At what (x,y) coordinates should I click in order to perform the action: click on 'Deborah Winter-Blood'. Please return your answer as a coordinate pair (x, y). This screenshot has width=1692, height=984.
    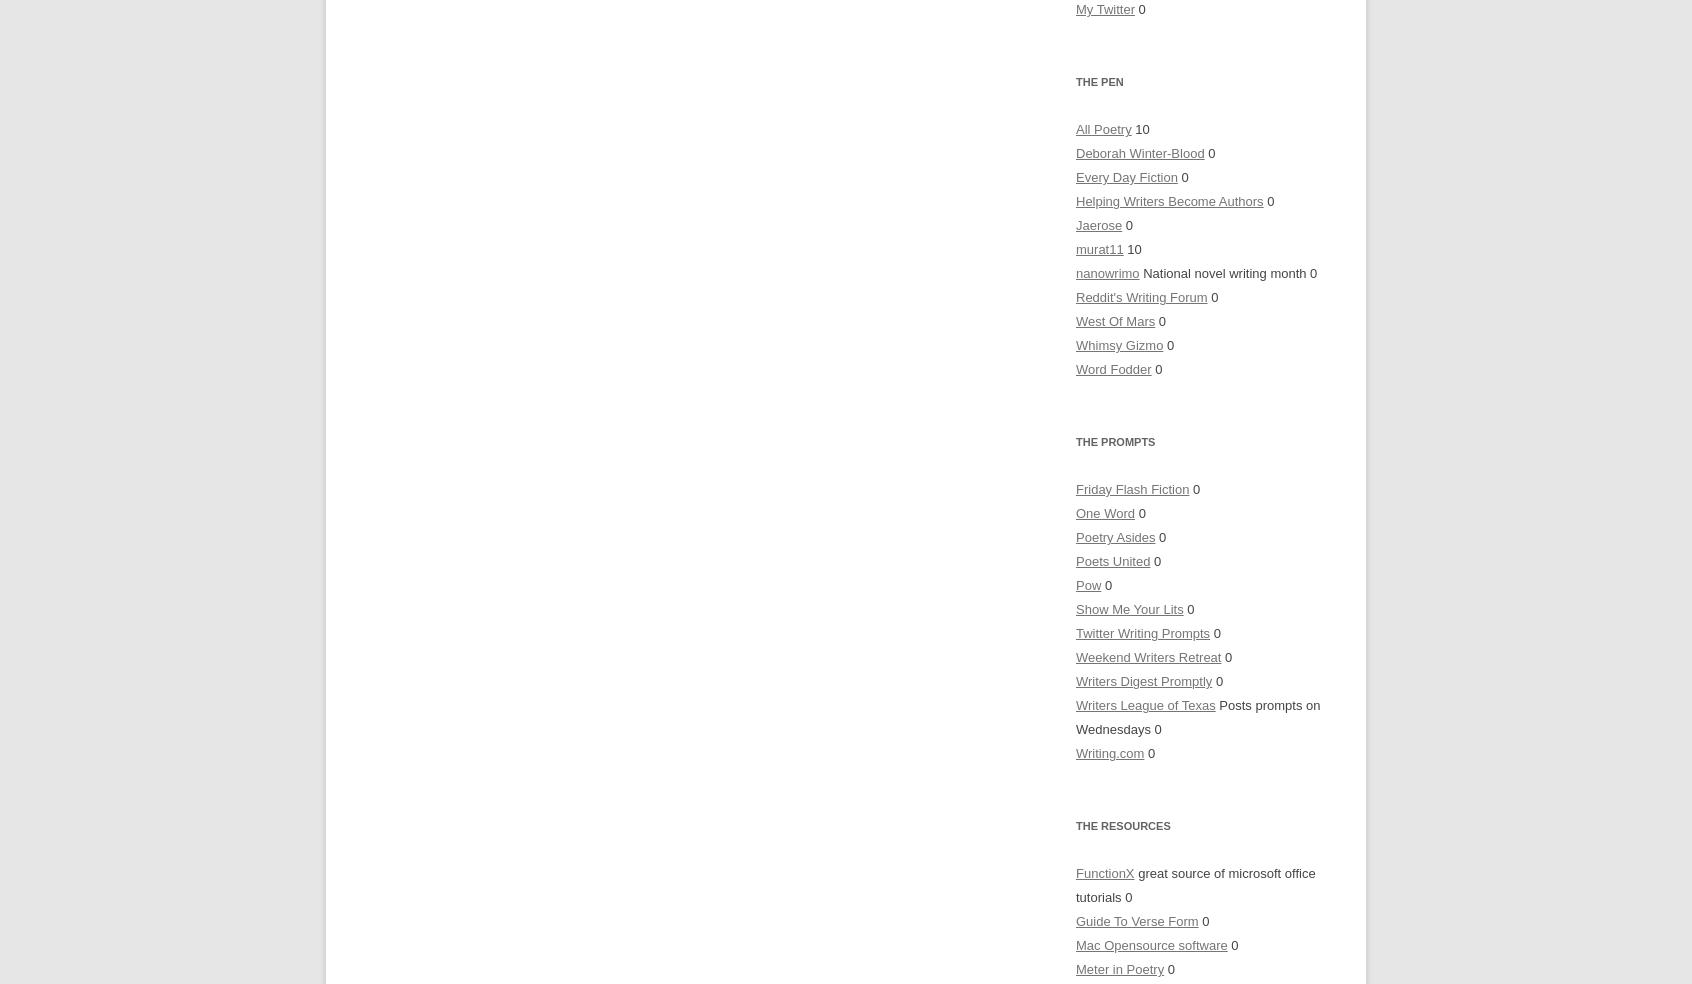
    Looking at the image, I should click on (1139, 153).